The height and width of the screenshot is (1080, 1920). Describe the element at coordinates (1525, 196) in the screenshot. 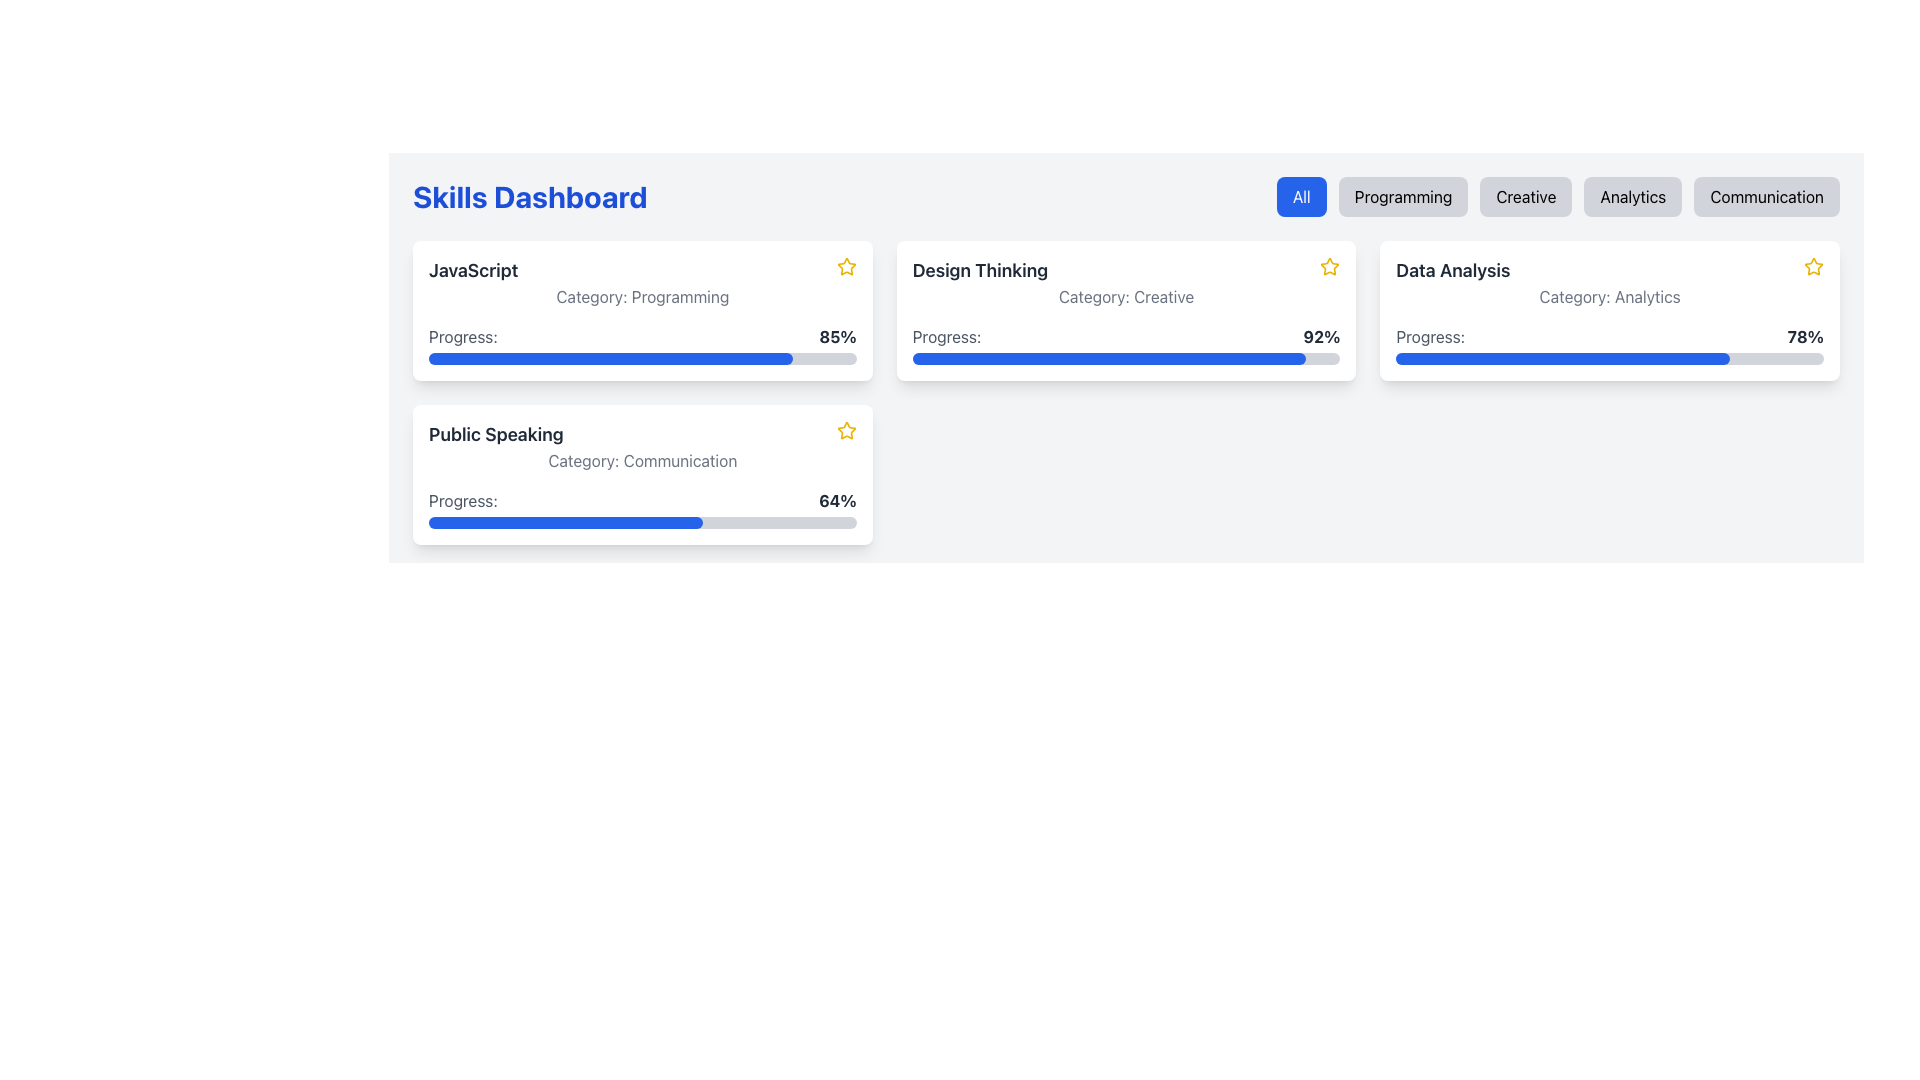

I see `the 'Creative' filter button, which is the third button in a horizontal group of five located in the top-right portion of the interface` at that location.